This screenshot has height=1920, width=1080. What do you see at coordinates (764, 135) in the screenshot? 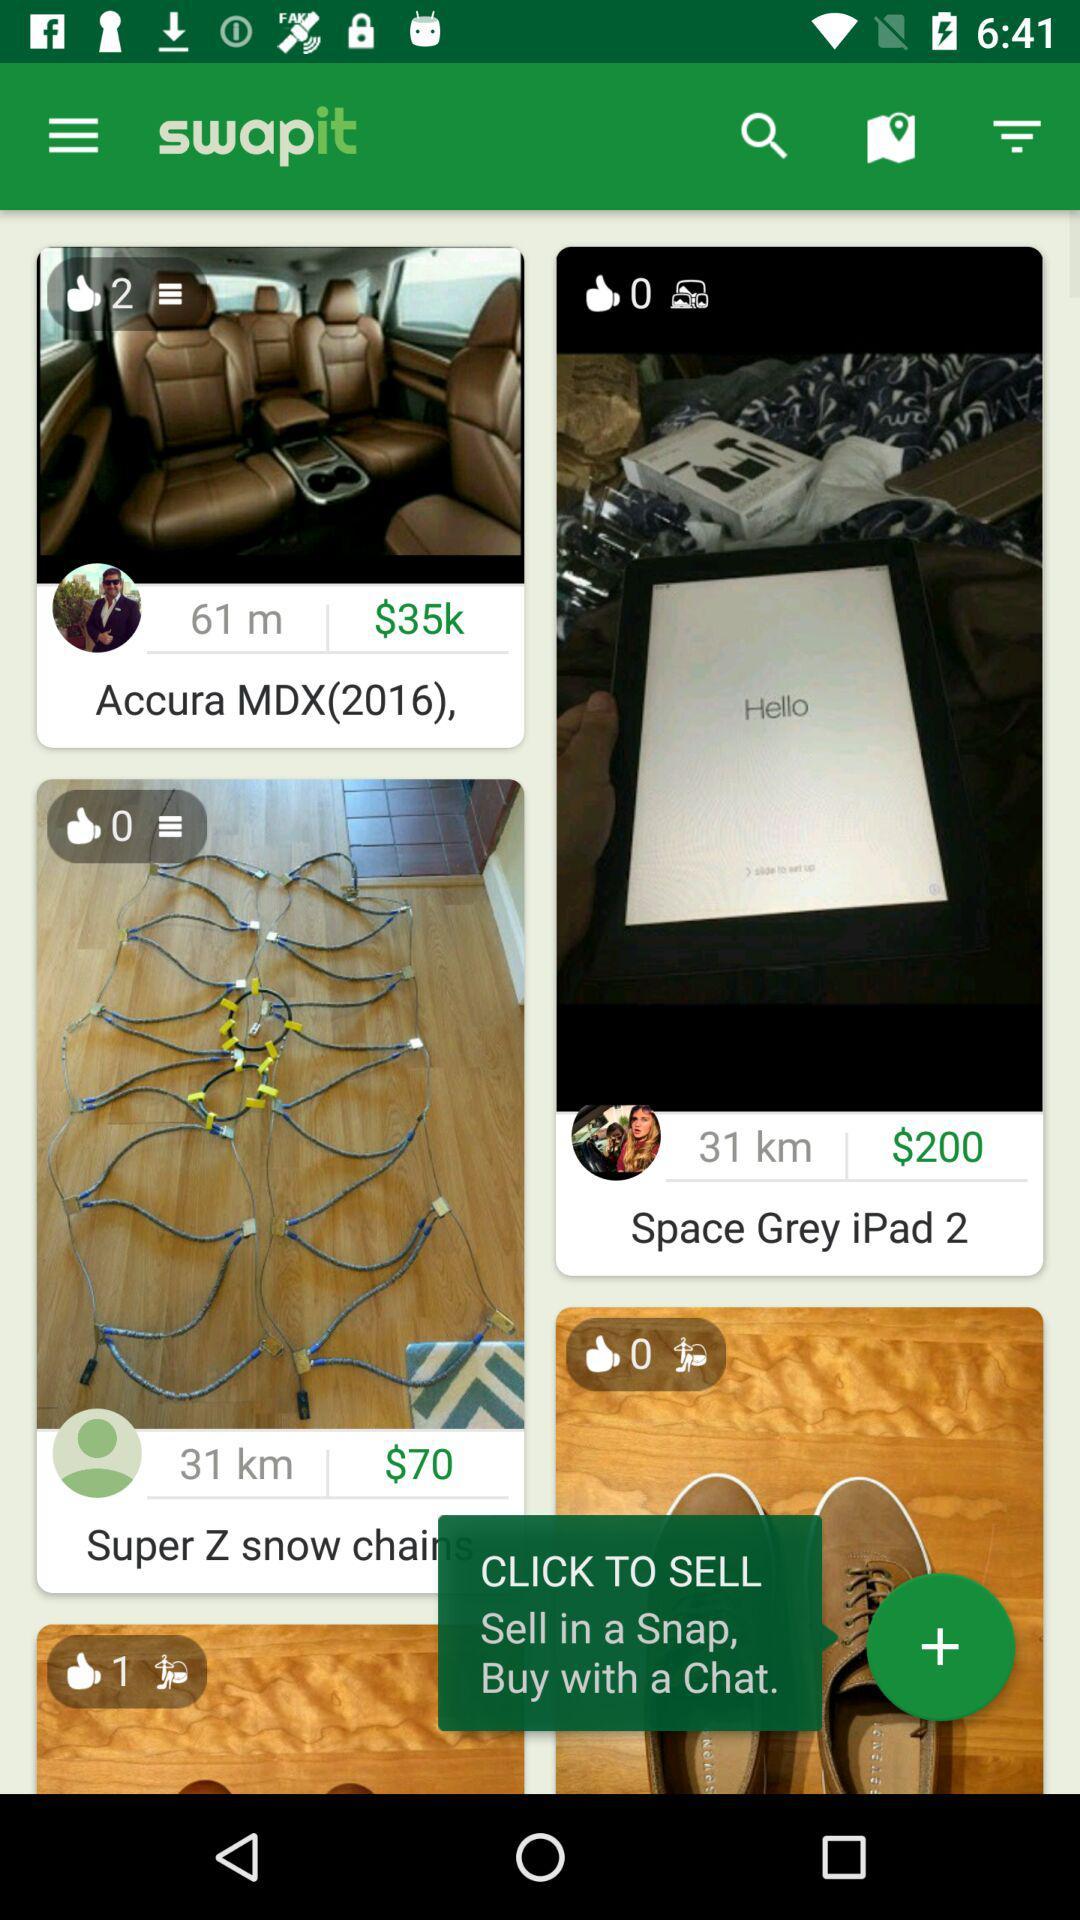
I see `item to the right of the it item` at bounding box center [764, 135].